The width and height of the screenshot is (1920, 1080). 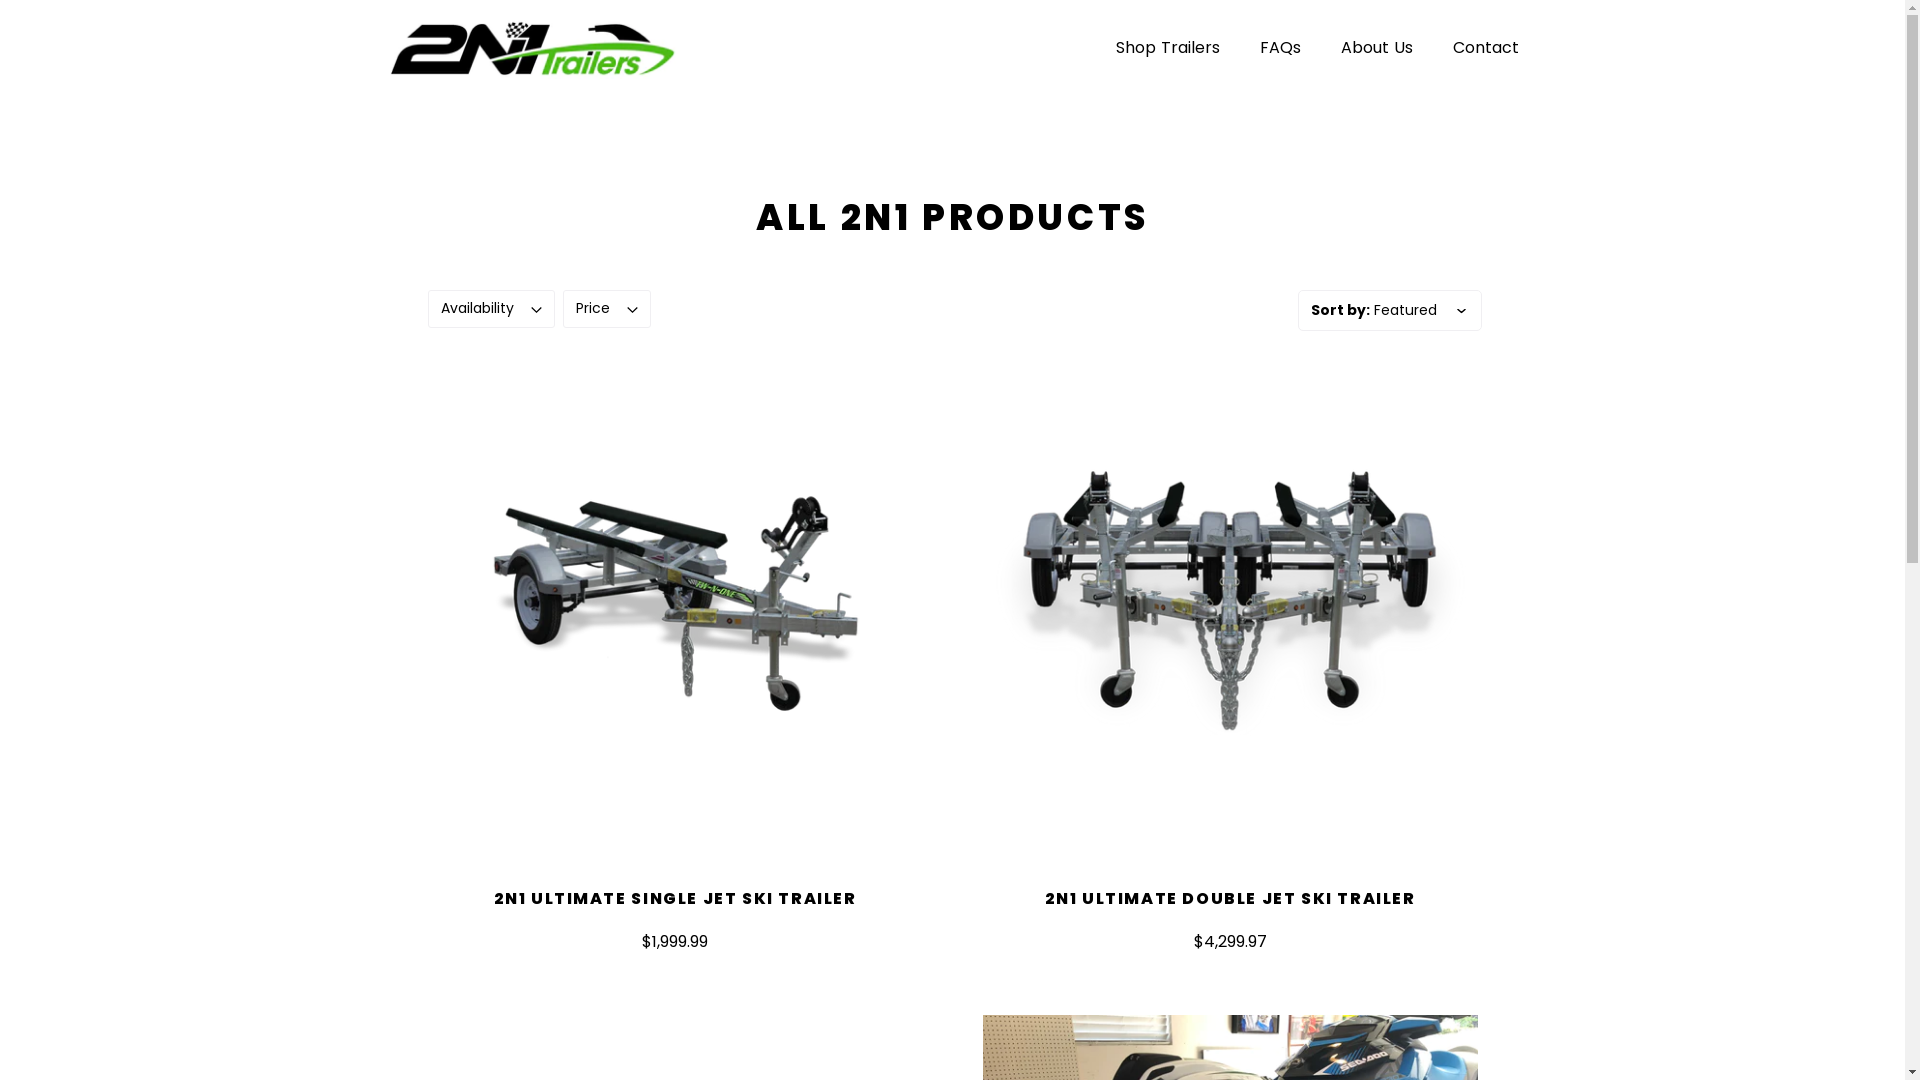 I want to click on 'Shop Trailers', so click(x=1167, y=46).